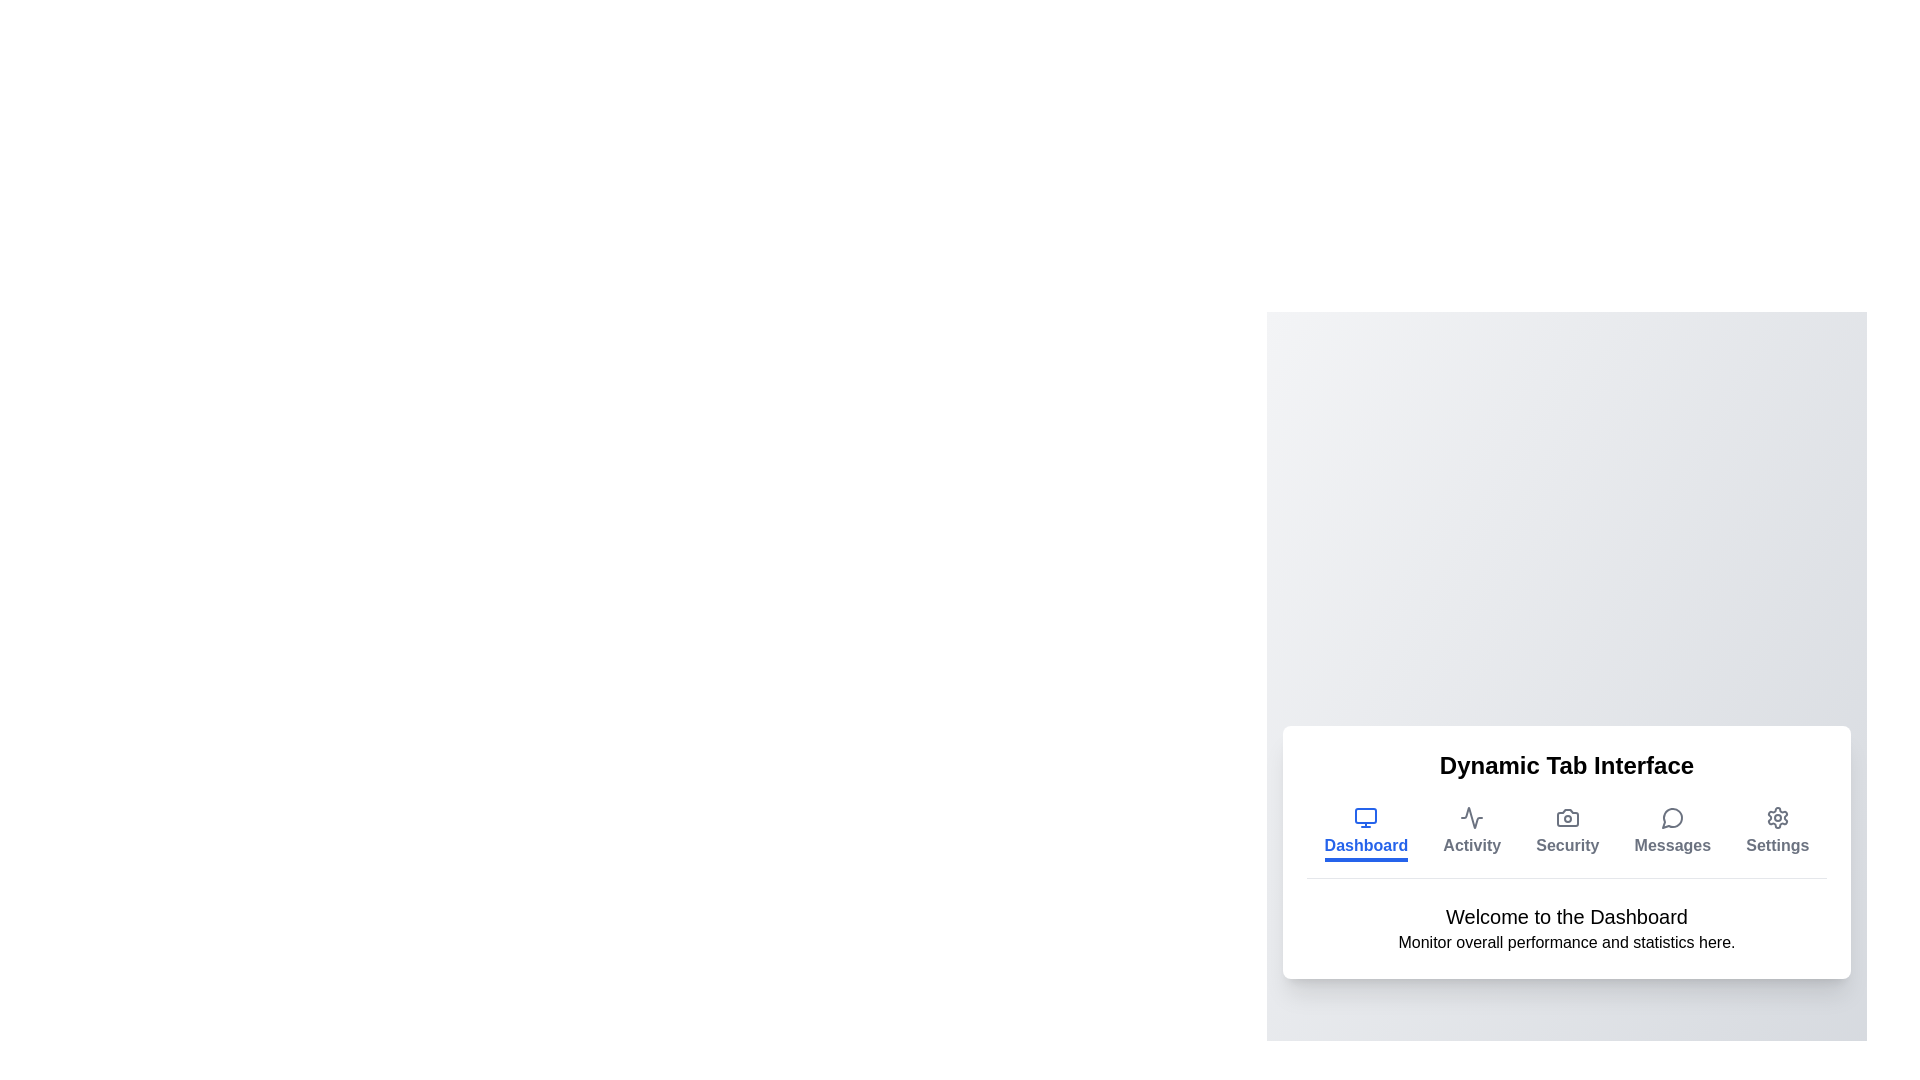 Image resolution: width=1920 pixels, height=1080 pixels. Describe the element at coordinates (1472, 833) in the screenshot. I see `the Navigation Tab` at that location.